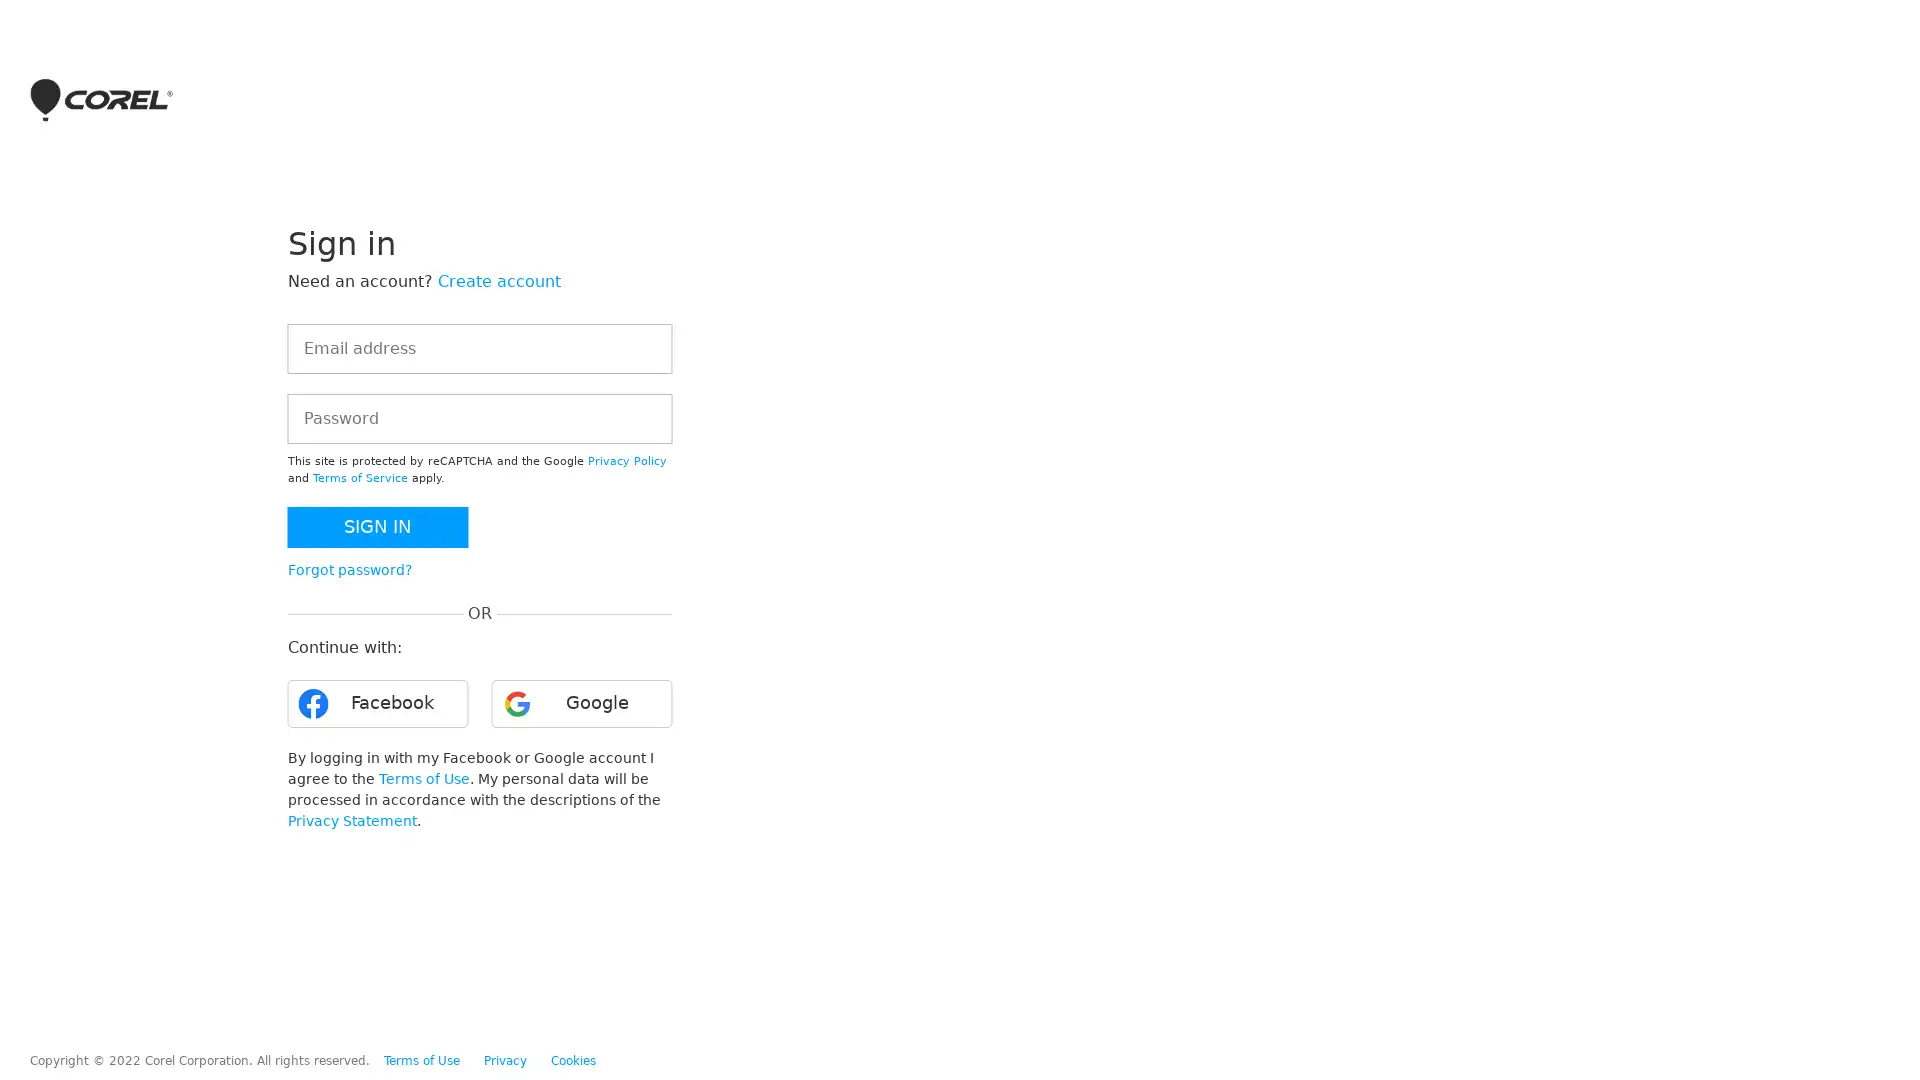 Image resolution: width=1920 pixels, height=1080 pixels. Describe the element at coordinates (377, 526) in the screenshot. I see `SIGN IN` at that location.